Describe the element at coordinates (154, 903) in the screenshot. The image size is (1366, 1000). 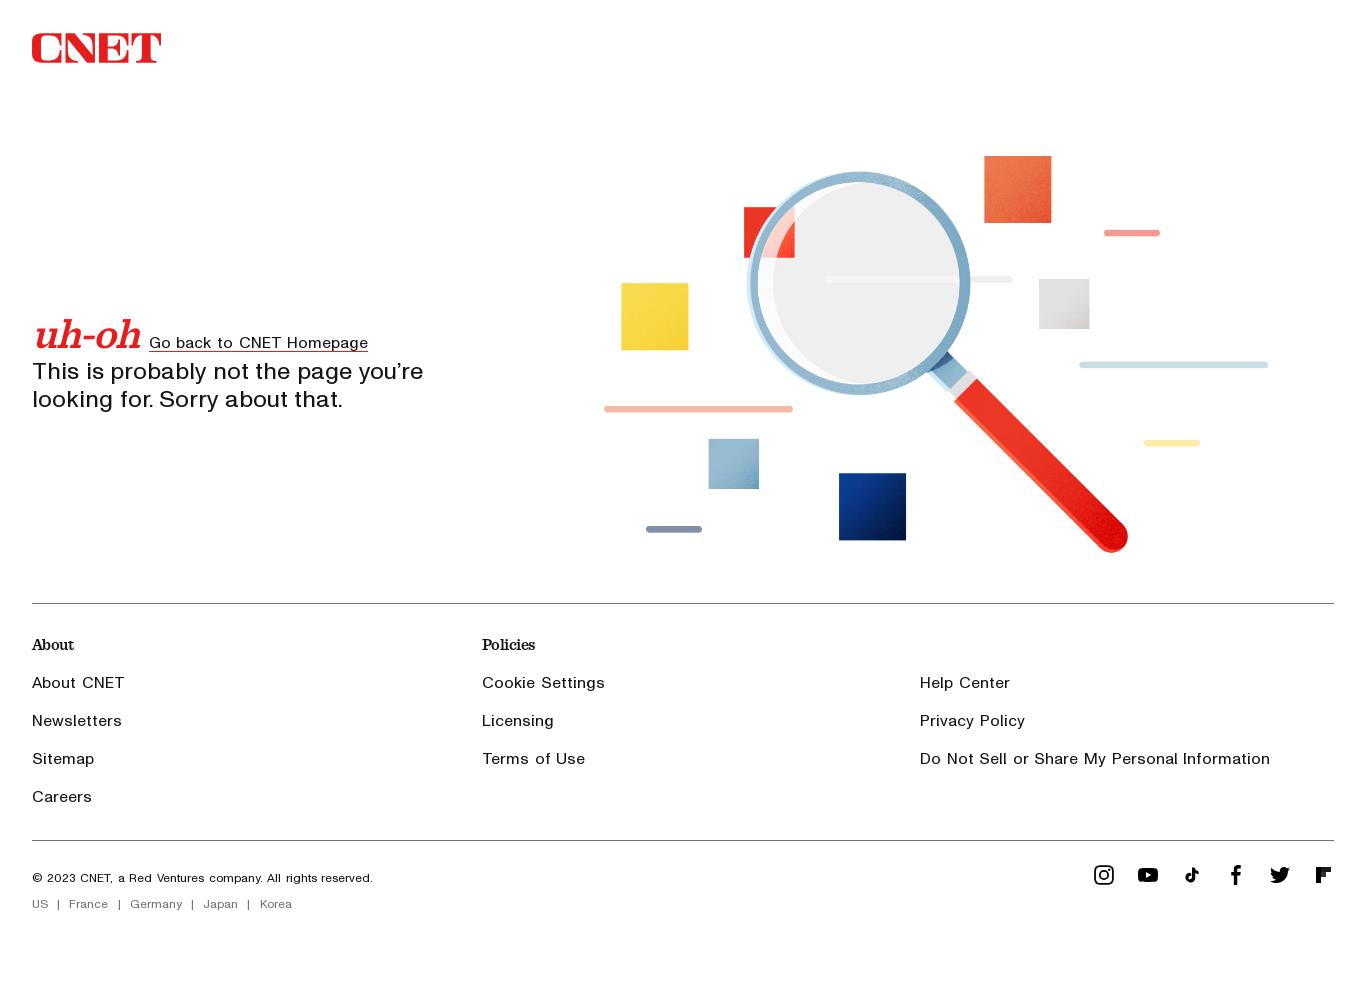
I see `'Germany'` at that location.